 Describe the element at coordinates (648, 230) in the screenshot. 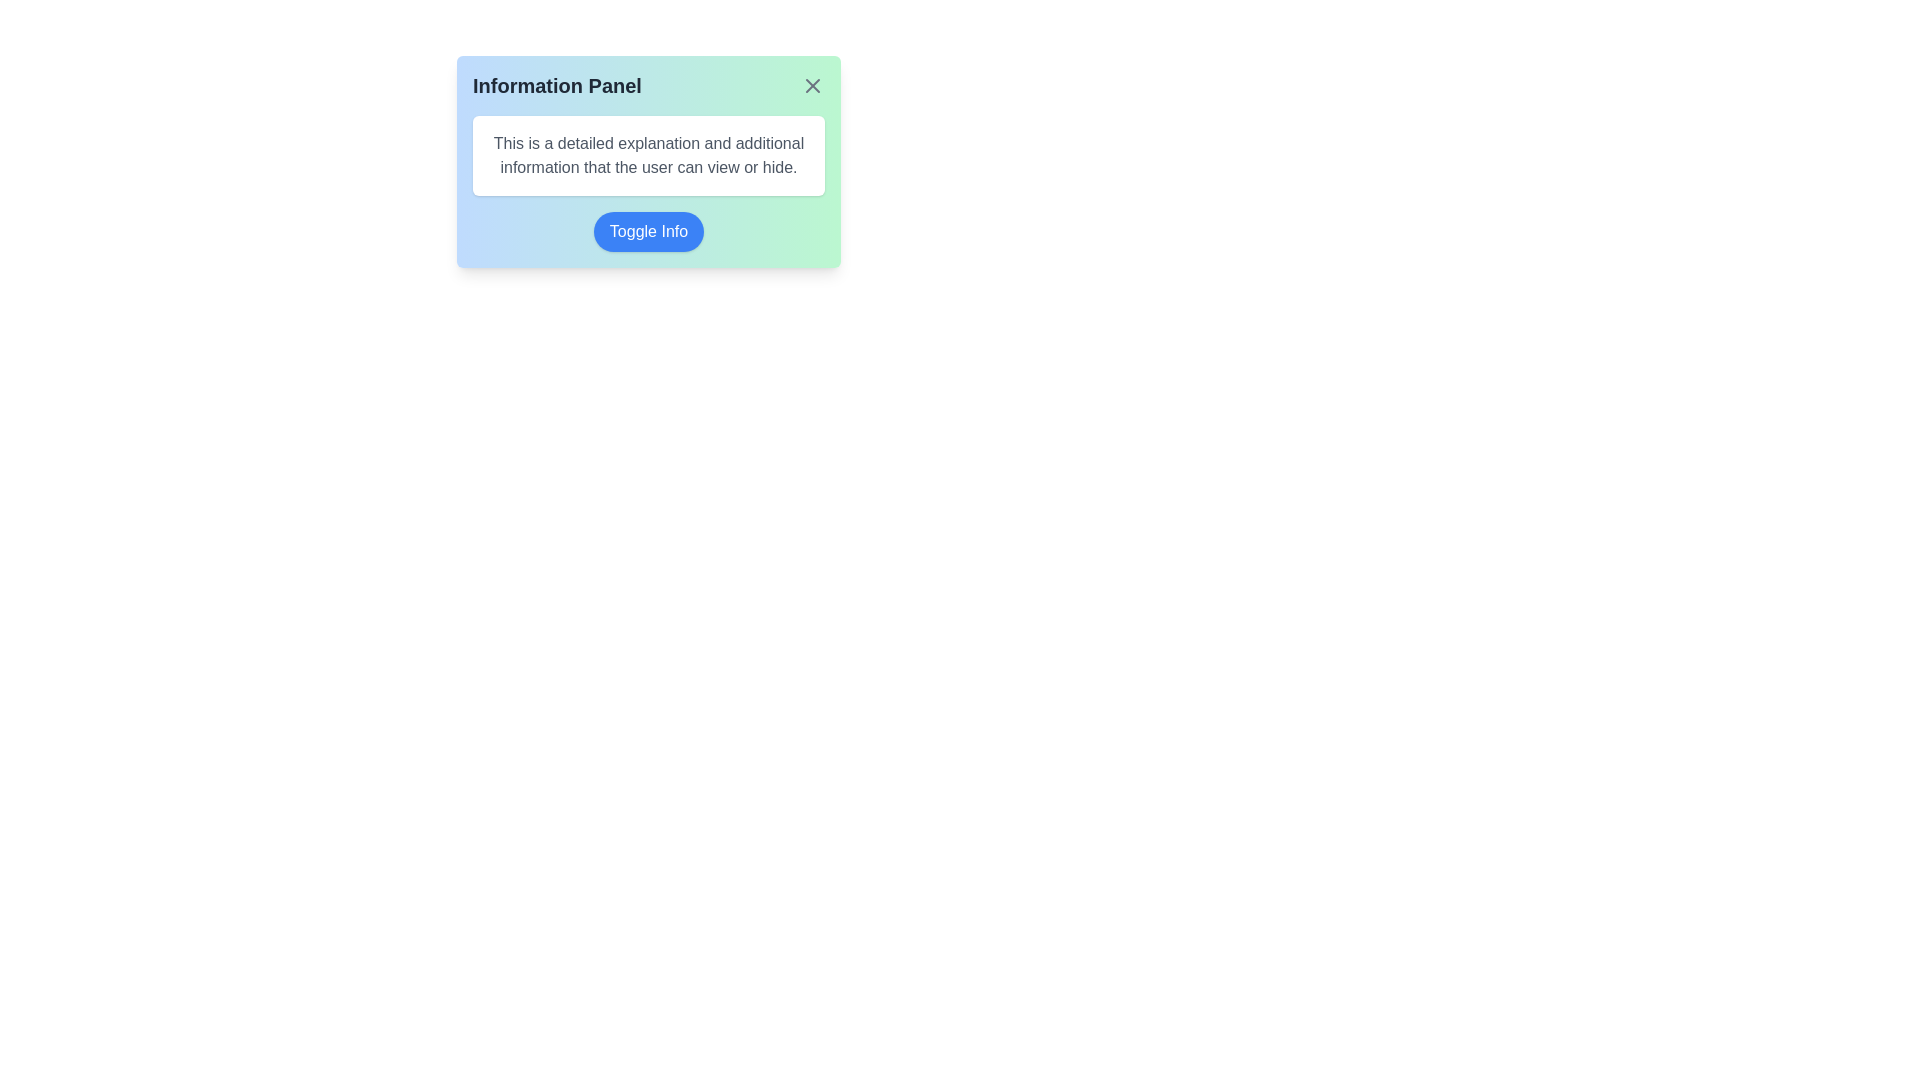

I see `the button at the bottom center of the 'Information Panel' modal dialog` at that location.